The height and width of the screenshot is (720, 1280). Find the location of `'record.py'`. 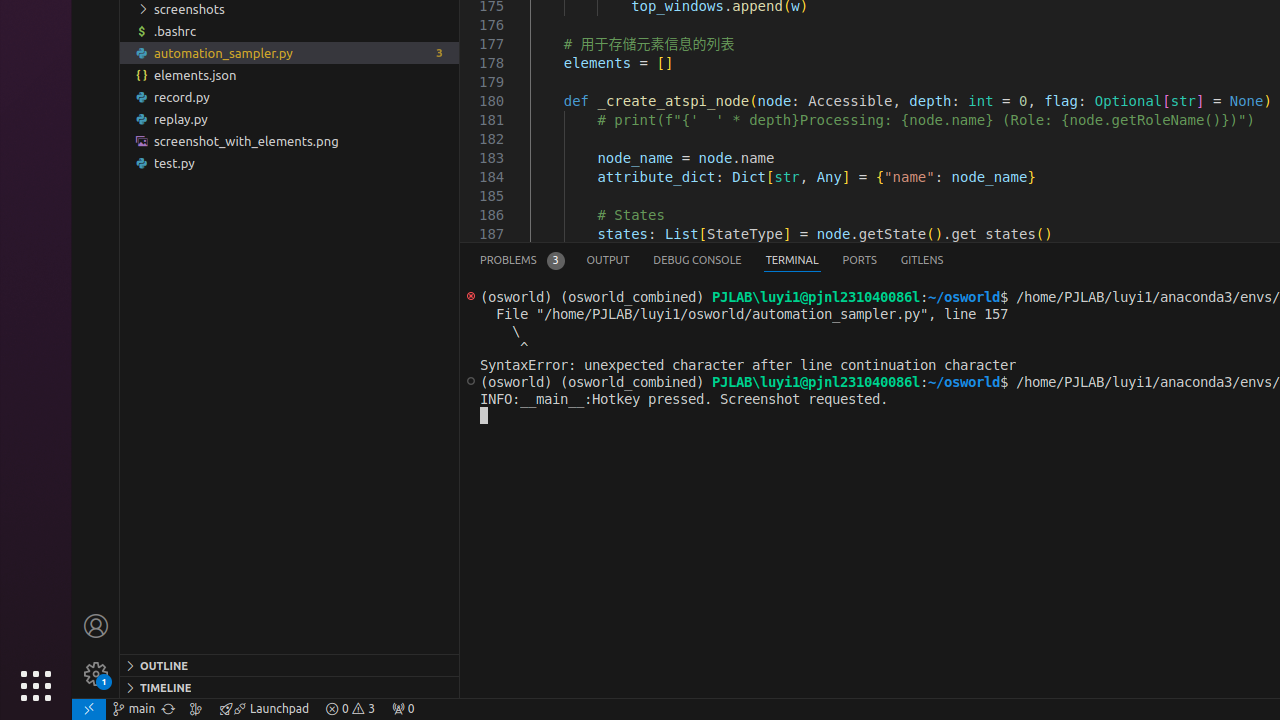

'record.py' is located at coordinates (288, 96).